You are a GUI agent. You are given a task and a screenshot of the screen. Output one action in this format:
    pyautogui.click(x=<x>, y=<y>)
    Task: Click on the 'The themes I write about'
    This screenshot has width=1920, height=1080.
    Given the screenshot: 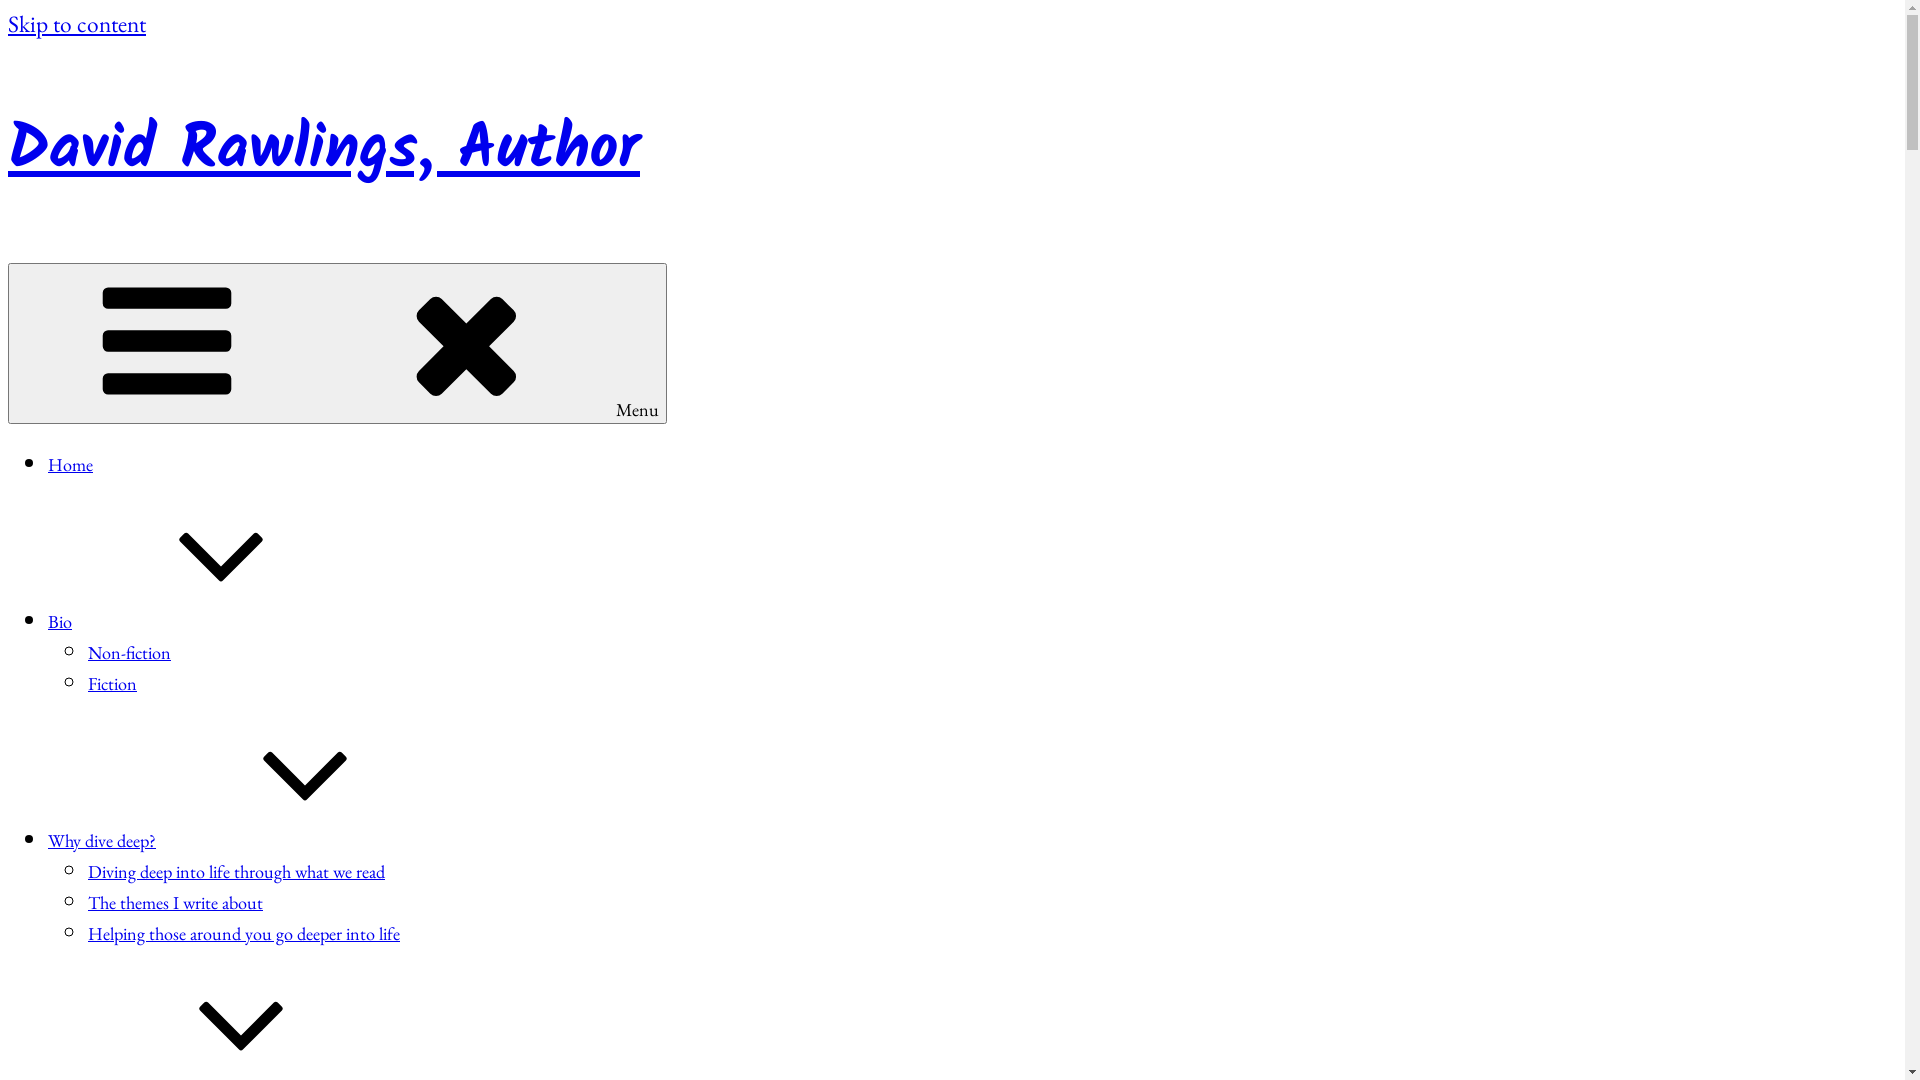 What is the action you would take?
    pyautogui.click(x=175, y=902)
    